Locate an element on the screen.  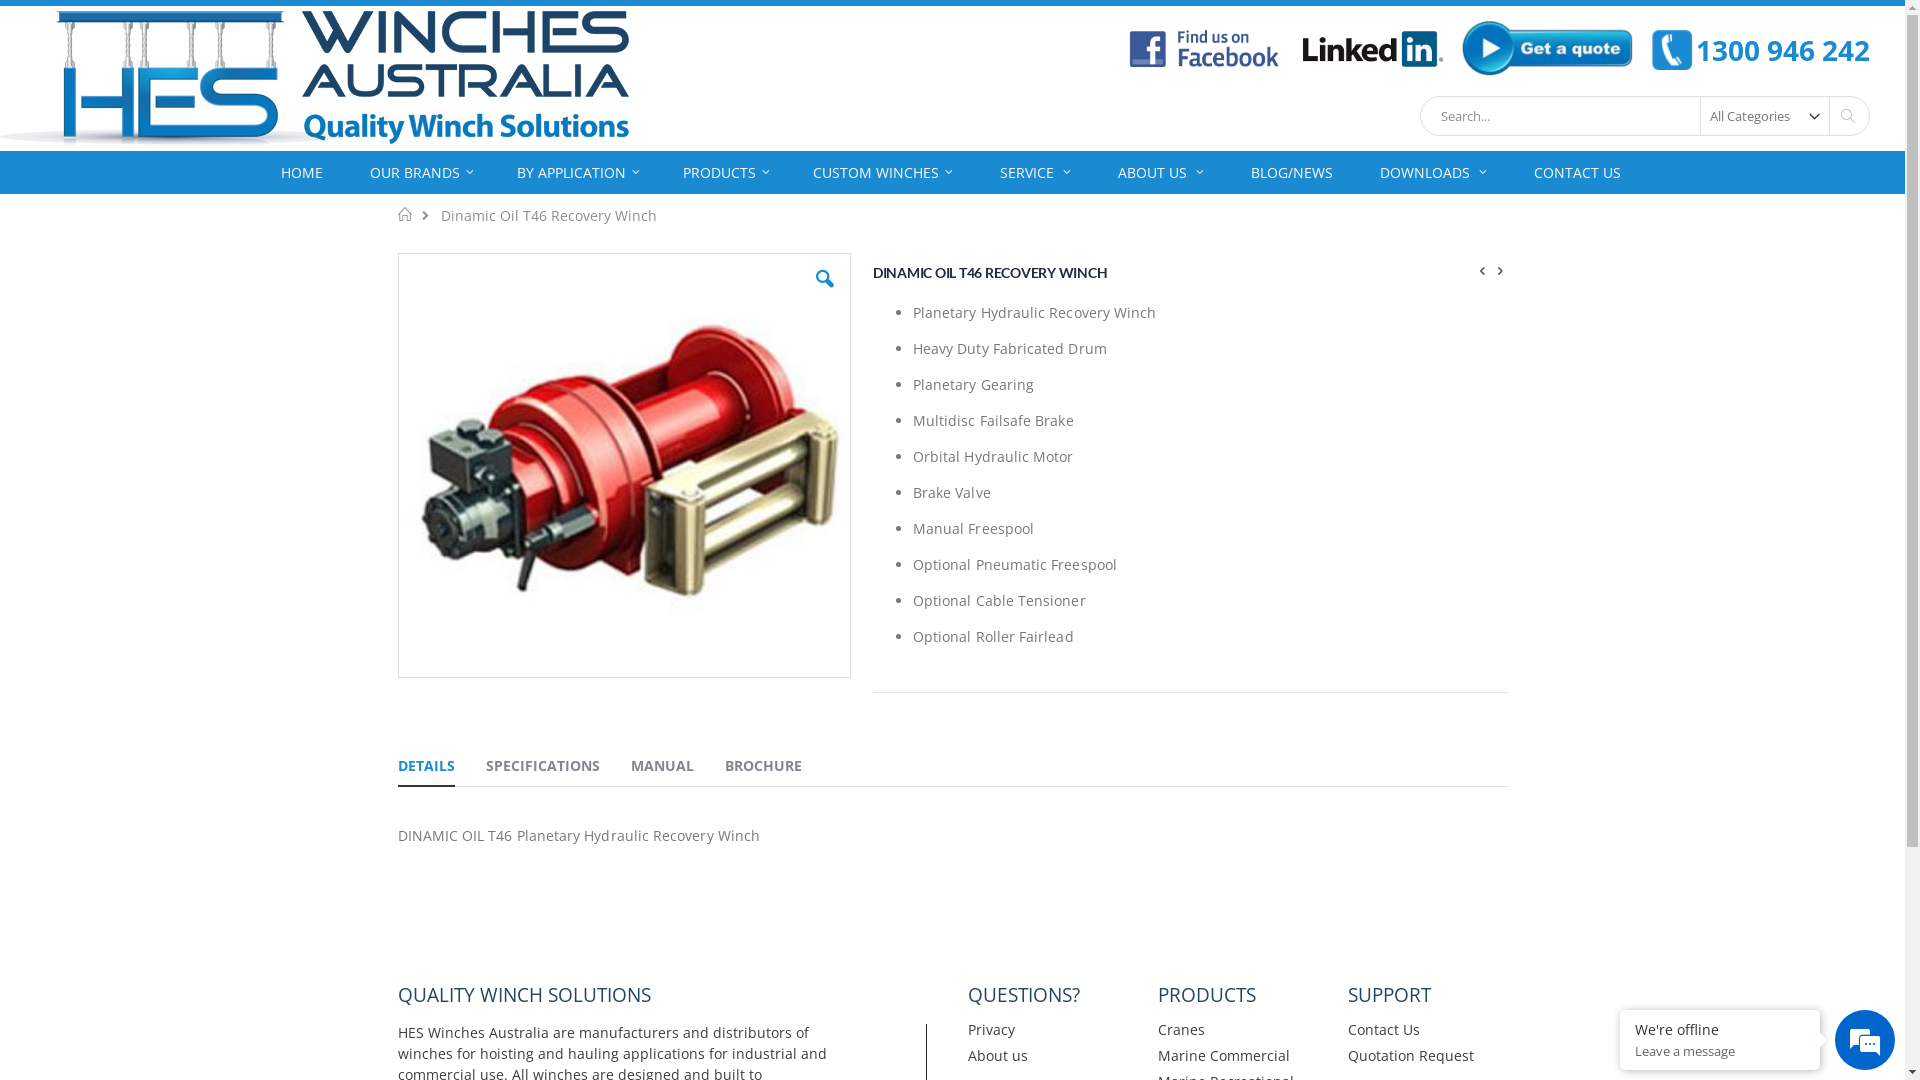
'Contact Us' is located at coordinates (1382, 1029).